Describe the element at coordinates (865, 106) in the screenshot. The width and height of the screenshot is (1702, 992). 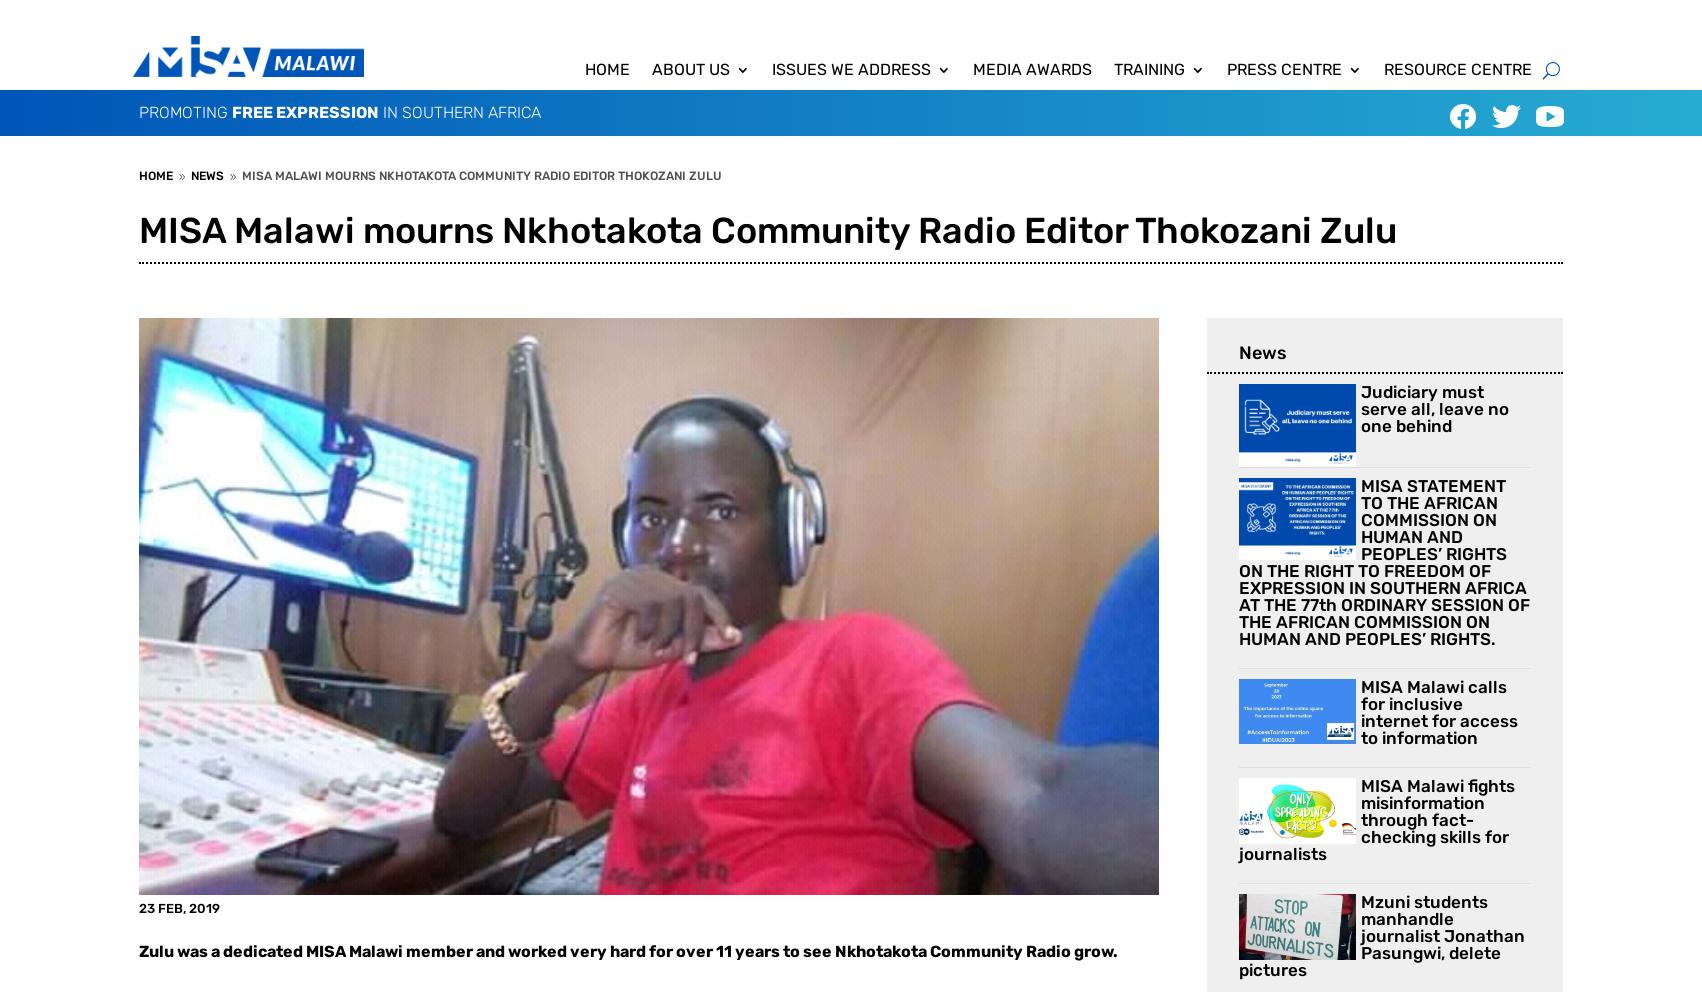
I see `'Access to information'` at that location.